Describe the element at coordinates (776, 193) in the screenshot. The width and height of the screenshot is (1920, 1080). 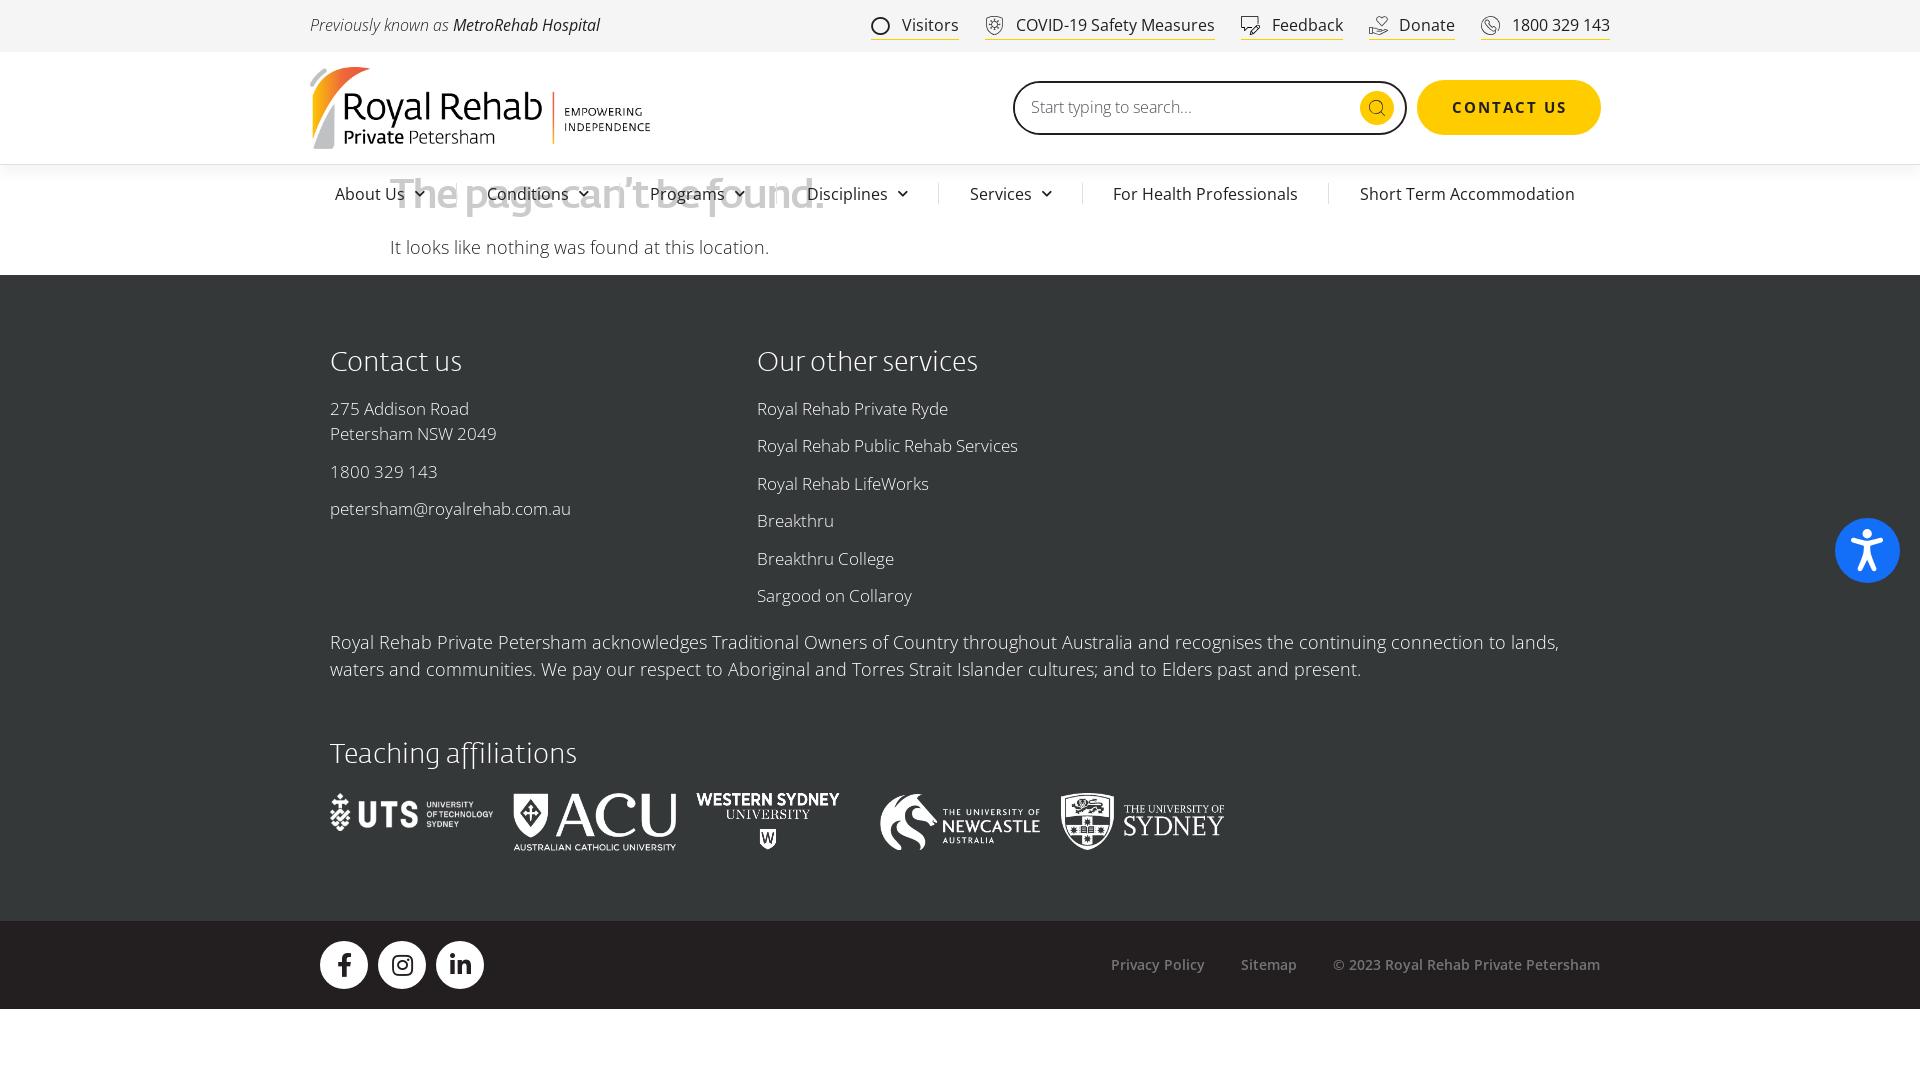
I see `'Disciplines'` at that location.